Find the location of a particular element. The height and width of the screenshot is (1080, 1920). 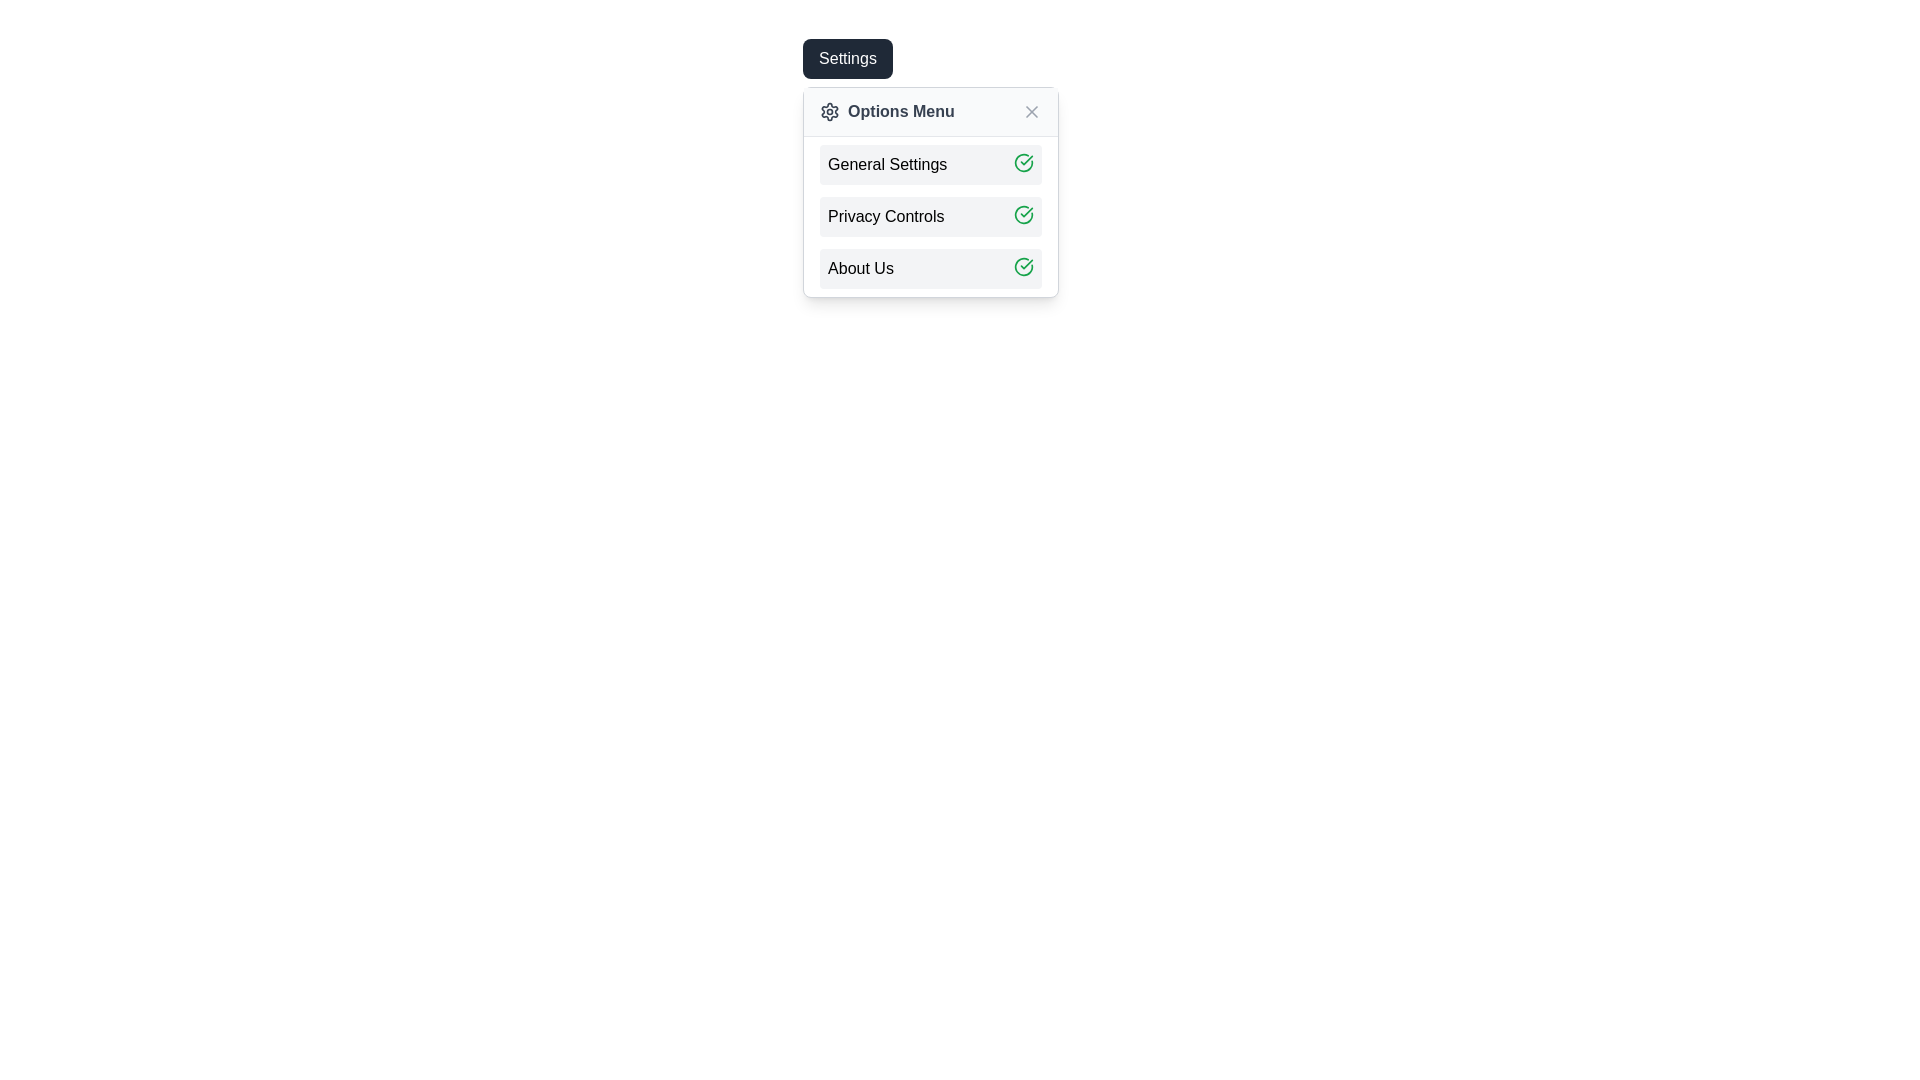

the non-interactive title or header text element at the top of the 'Settings' popup menu is located at coordinates (886, 111).